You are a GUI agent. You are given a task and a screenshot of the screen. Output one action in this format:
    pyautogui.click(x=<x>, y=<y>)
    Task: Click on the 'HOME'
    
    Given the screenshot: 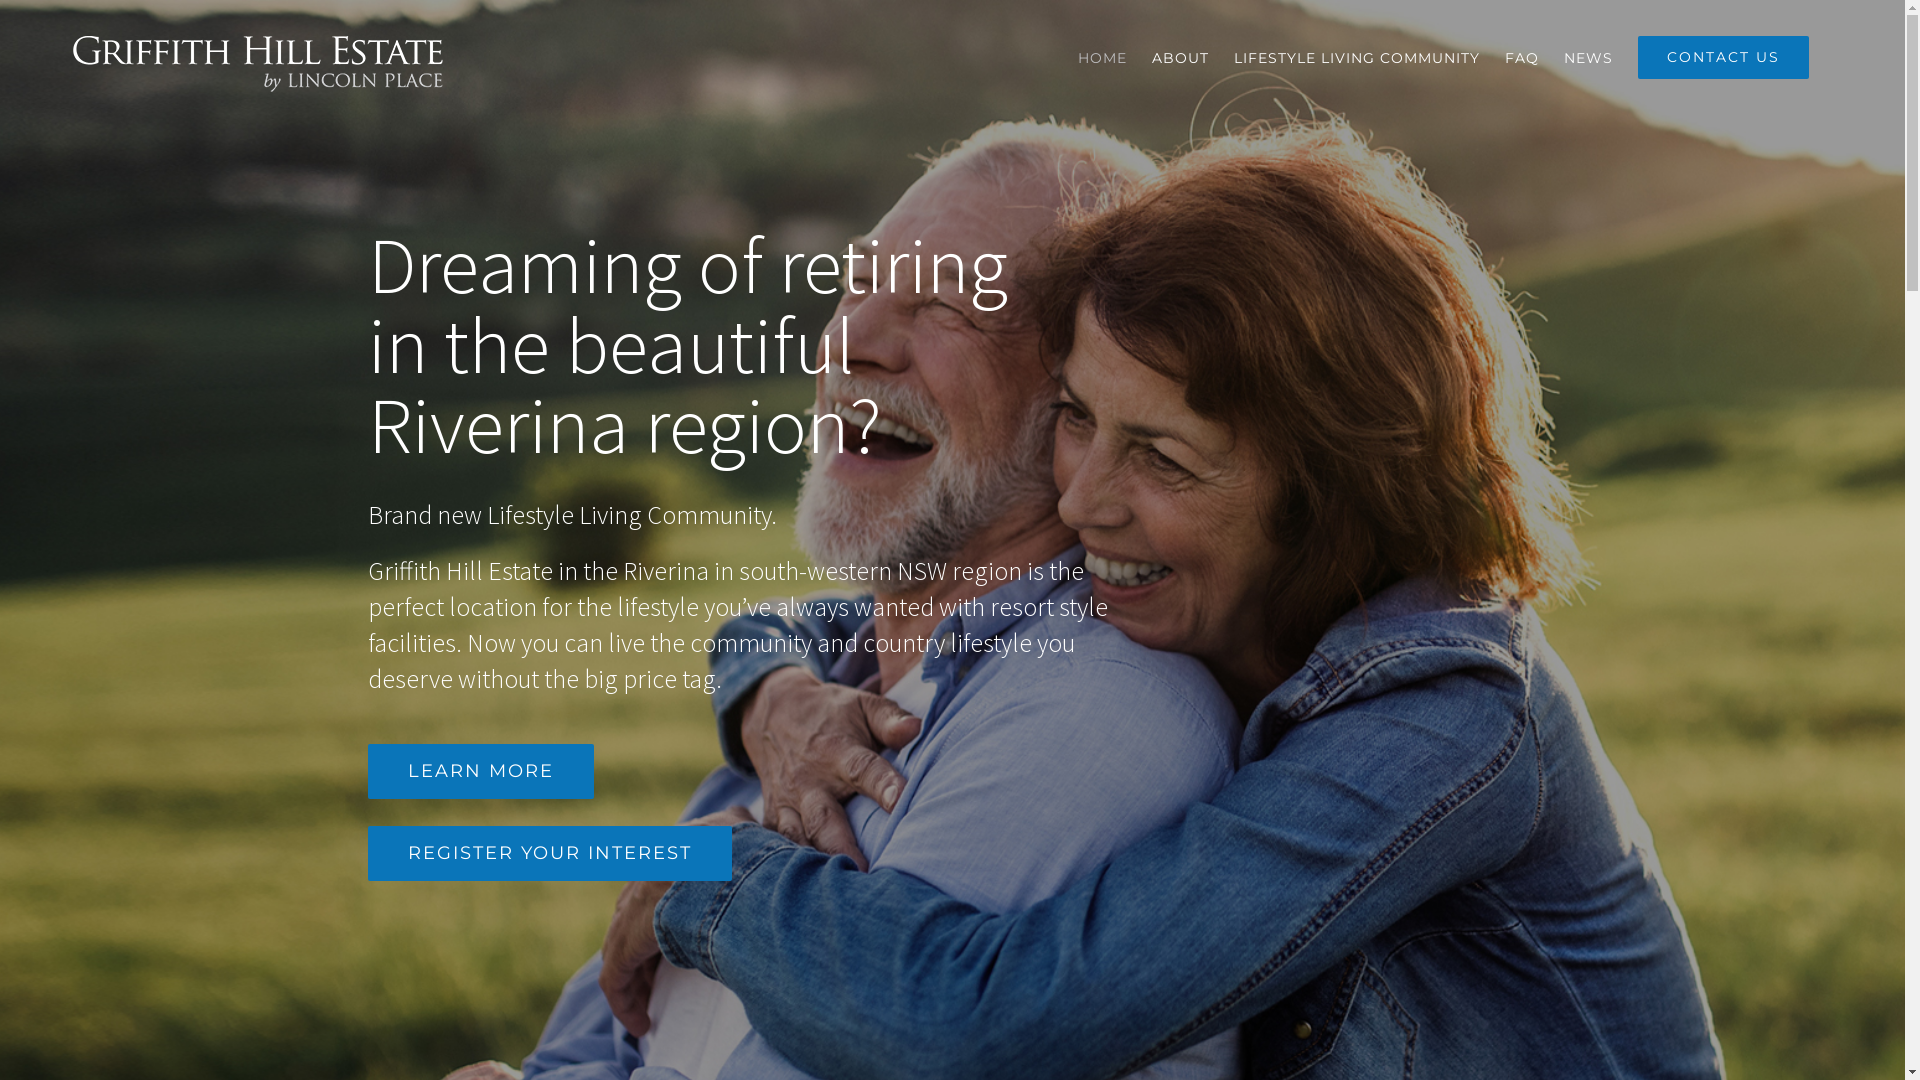 What is the action you would take?
    pyautogui.click(x=1101, y=56)
    